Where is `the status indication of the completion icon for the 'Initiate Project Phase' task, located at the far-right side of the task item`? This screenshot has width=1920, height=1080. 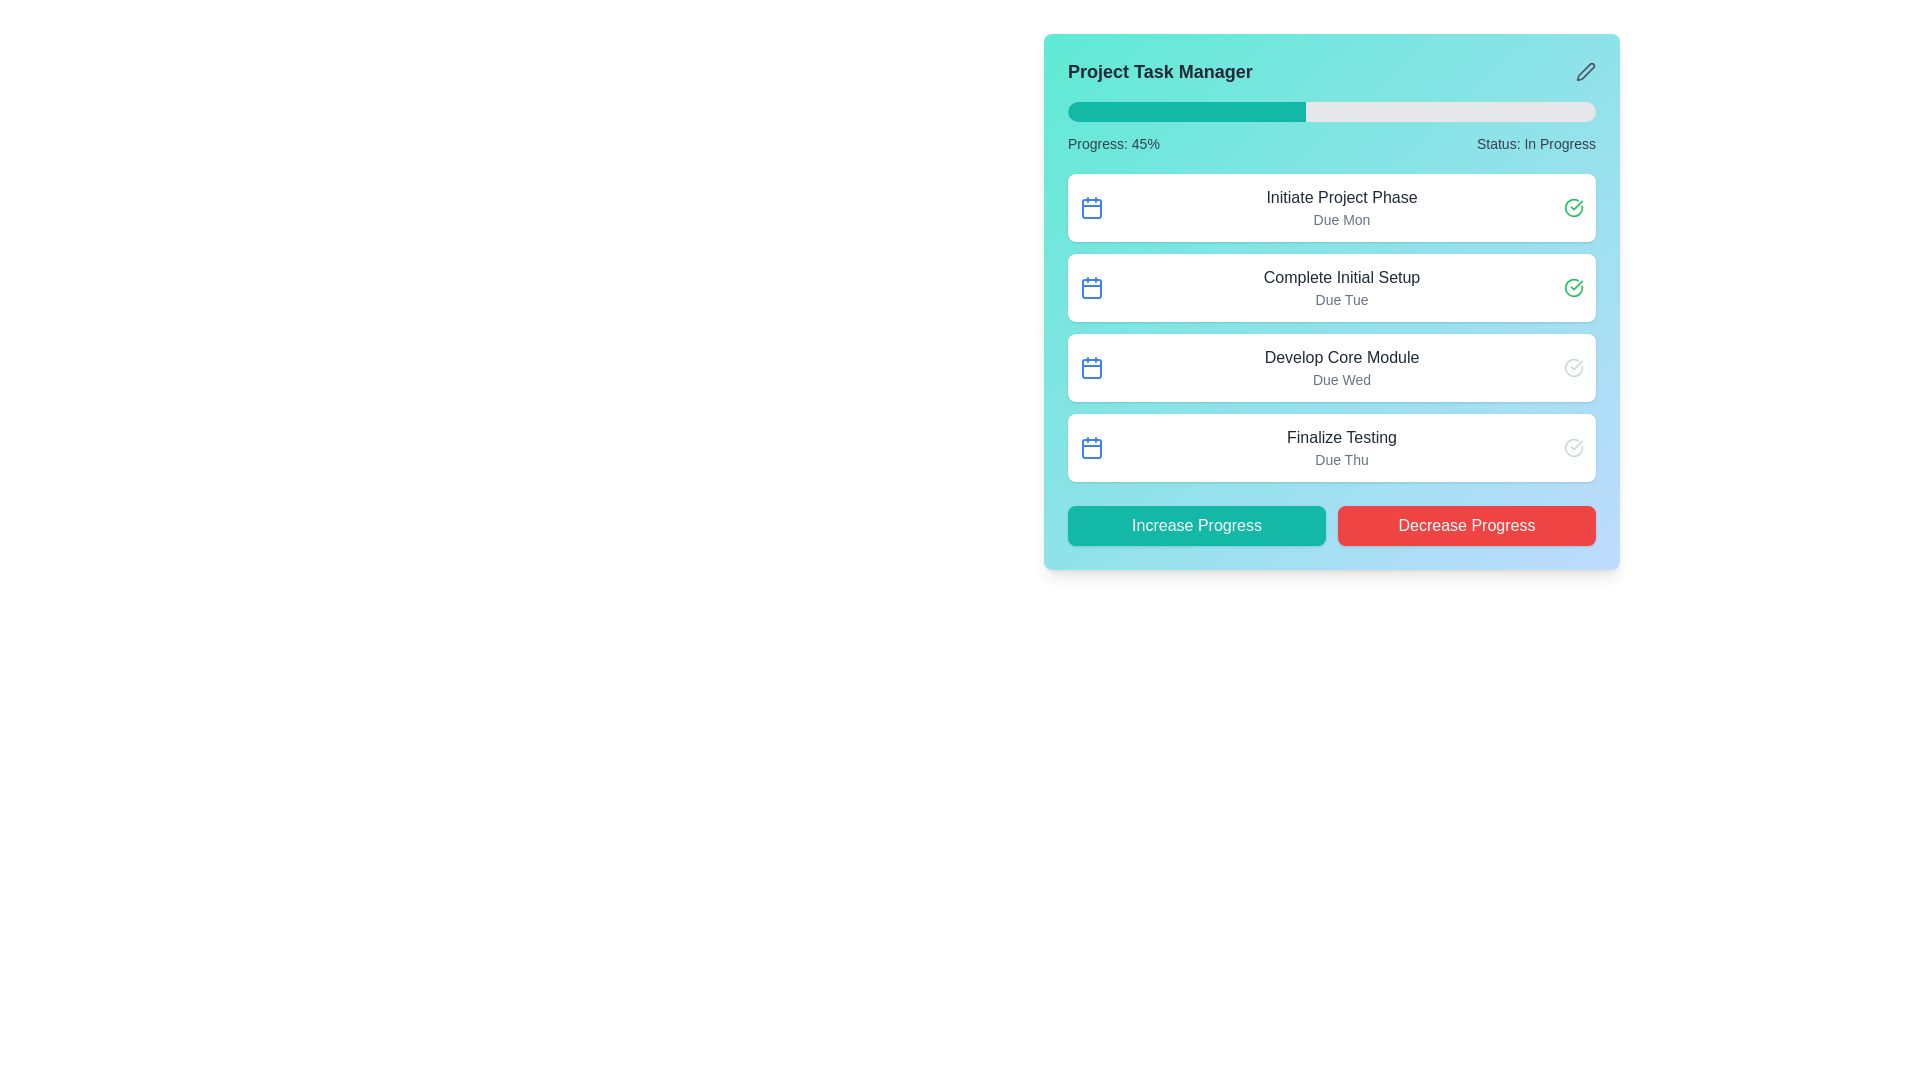
the status indication of the completion icon for the 'Initiate Project Phase' task, located at the far-right side of the task item is located at coordinates (1573, 208).